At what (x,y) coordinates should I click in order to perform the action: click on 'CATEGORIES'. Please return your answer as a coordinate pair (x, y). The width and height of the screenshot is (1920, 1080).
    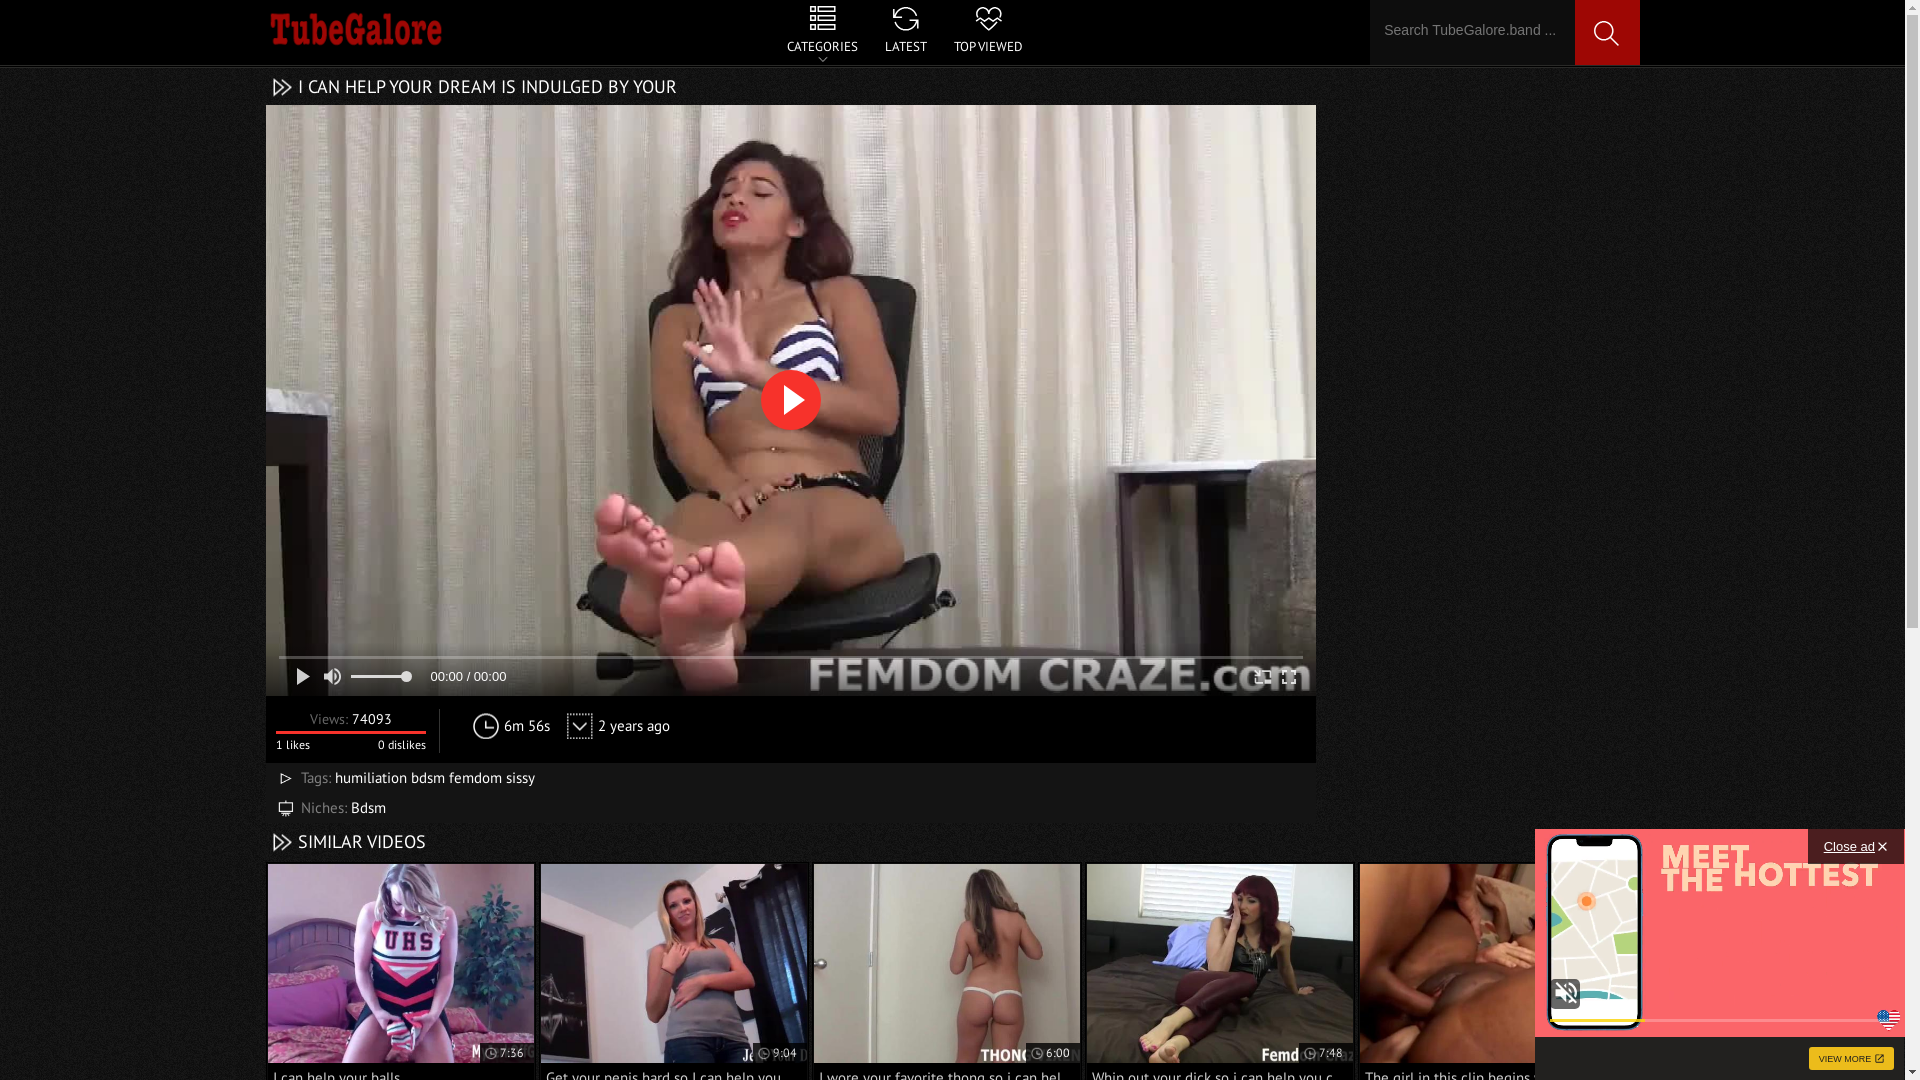
    Looking at the image, I should click on (822, 32).